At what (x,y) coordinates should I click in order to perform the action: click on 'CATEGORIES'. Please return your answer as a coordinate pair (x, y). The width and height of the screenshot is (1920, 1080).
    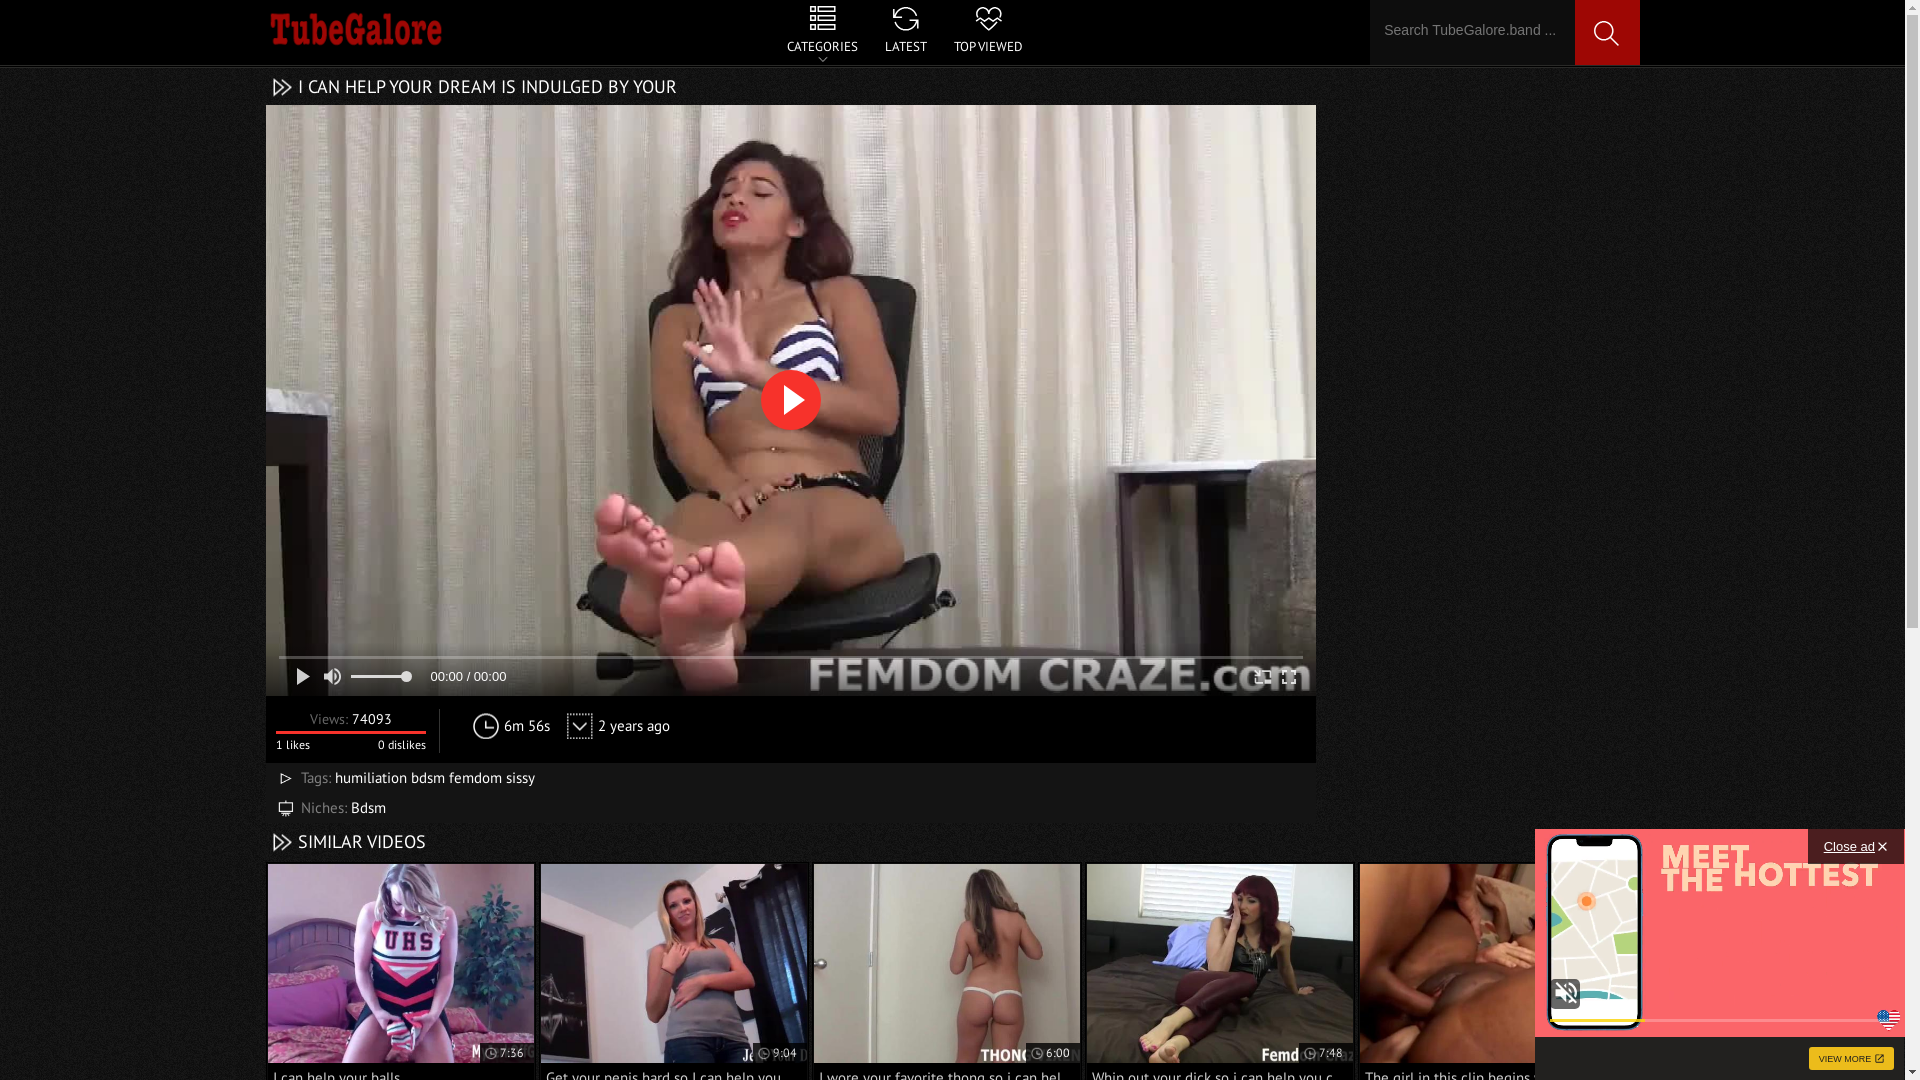
    Looking at the image, I should click on (822, 32).